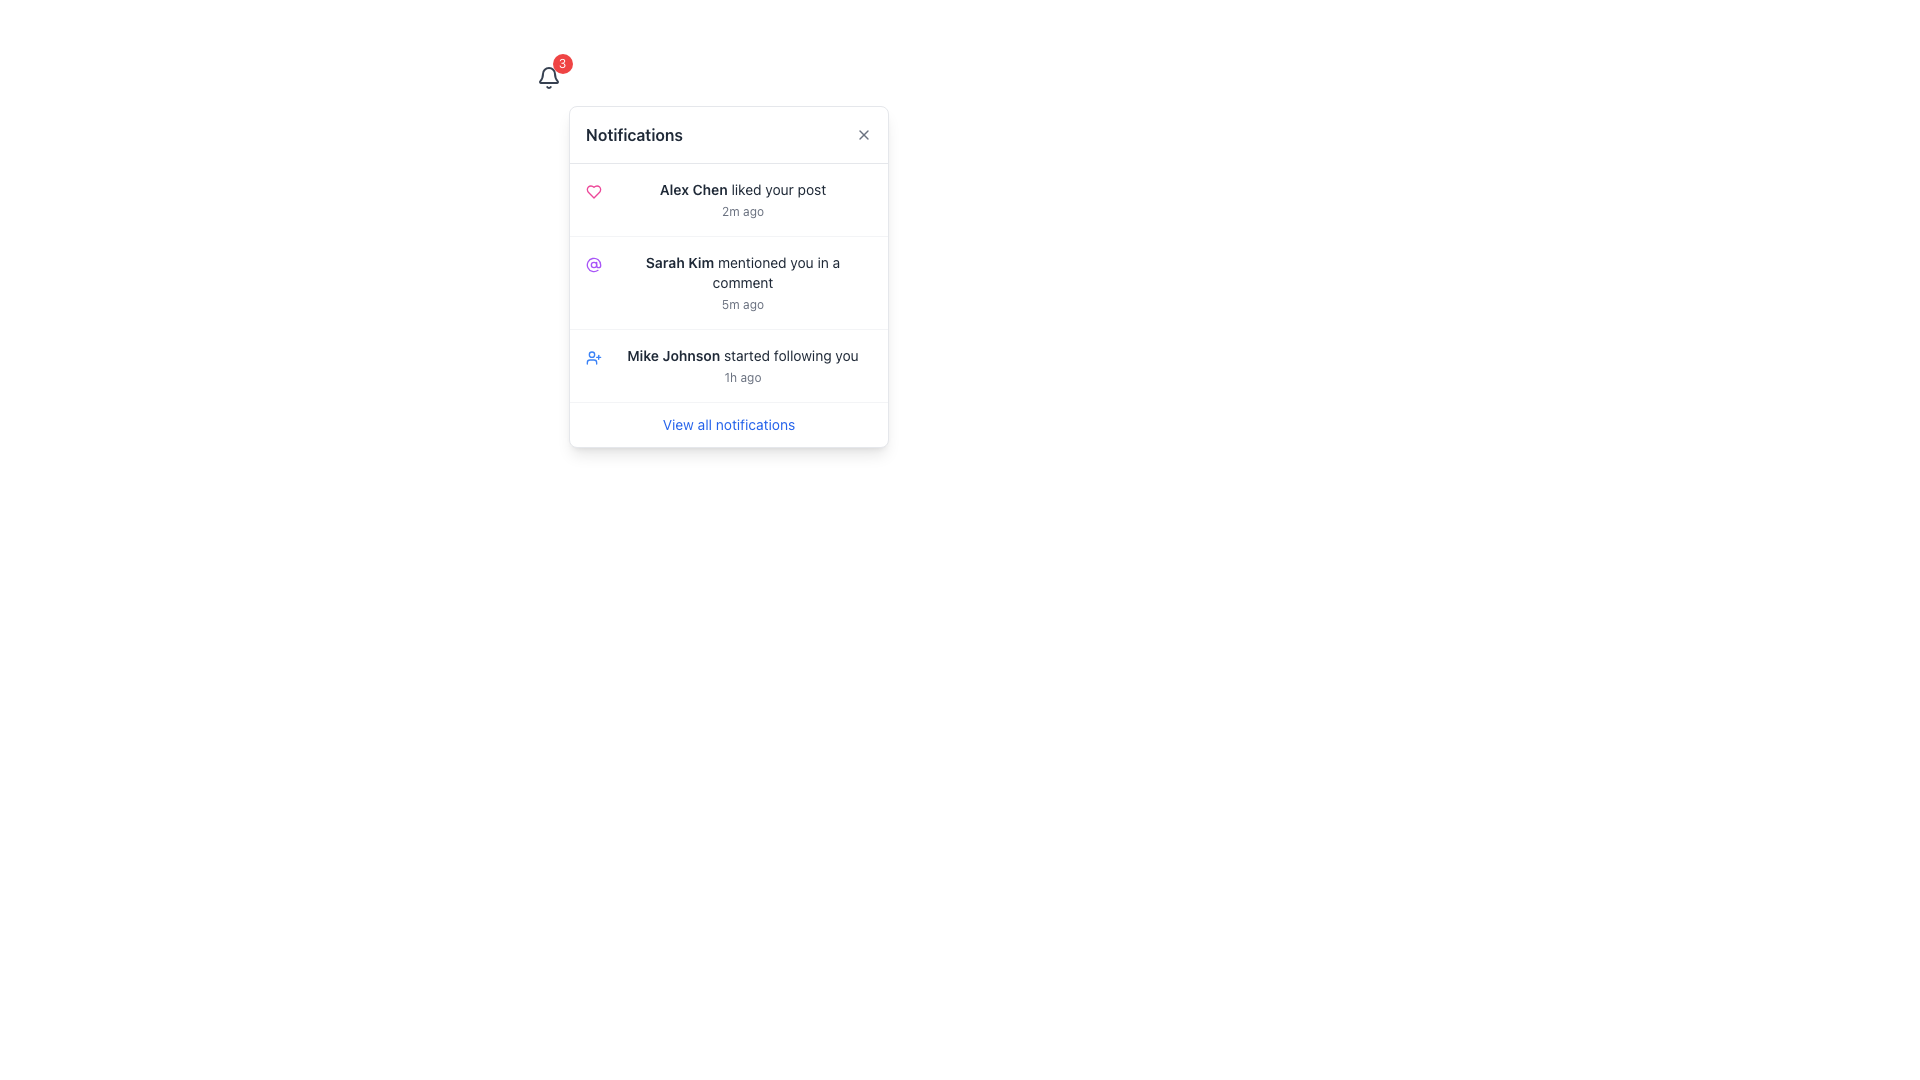 Image resolution: width=1920 pixels, height=1080 pixels. Describe the element at coordinates (728, 282) in the screenshot. I see `the second notification item stating 'Sarah Kim mentioned you in a comment 5m ago'` at that location.